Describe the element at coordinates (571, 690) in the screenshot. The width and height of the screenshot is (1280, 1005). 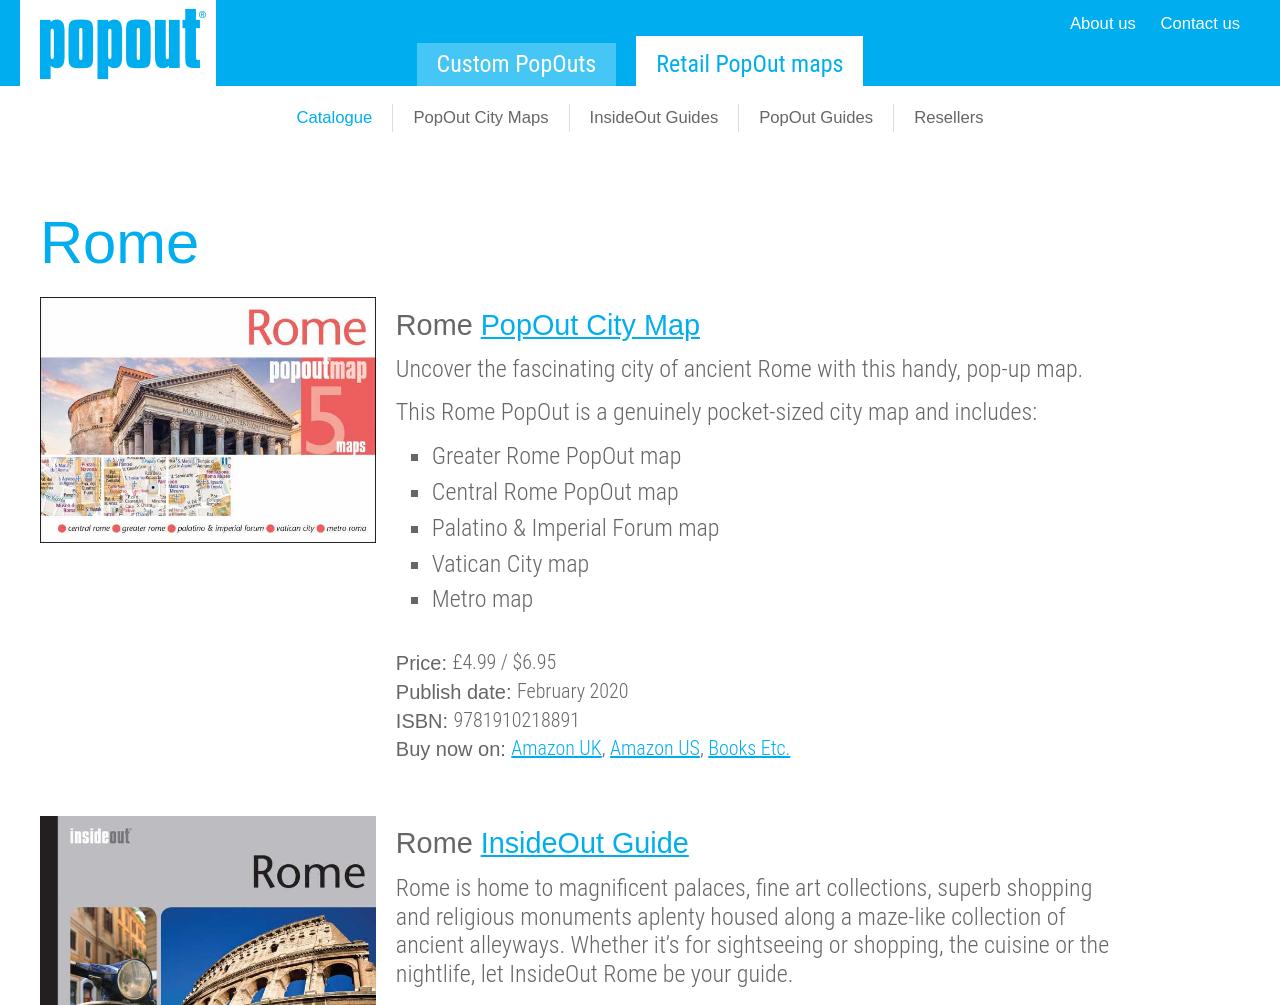
I see `'February 2020'` at that location.